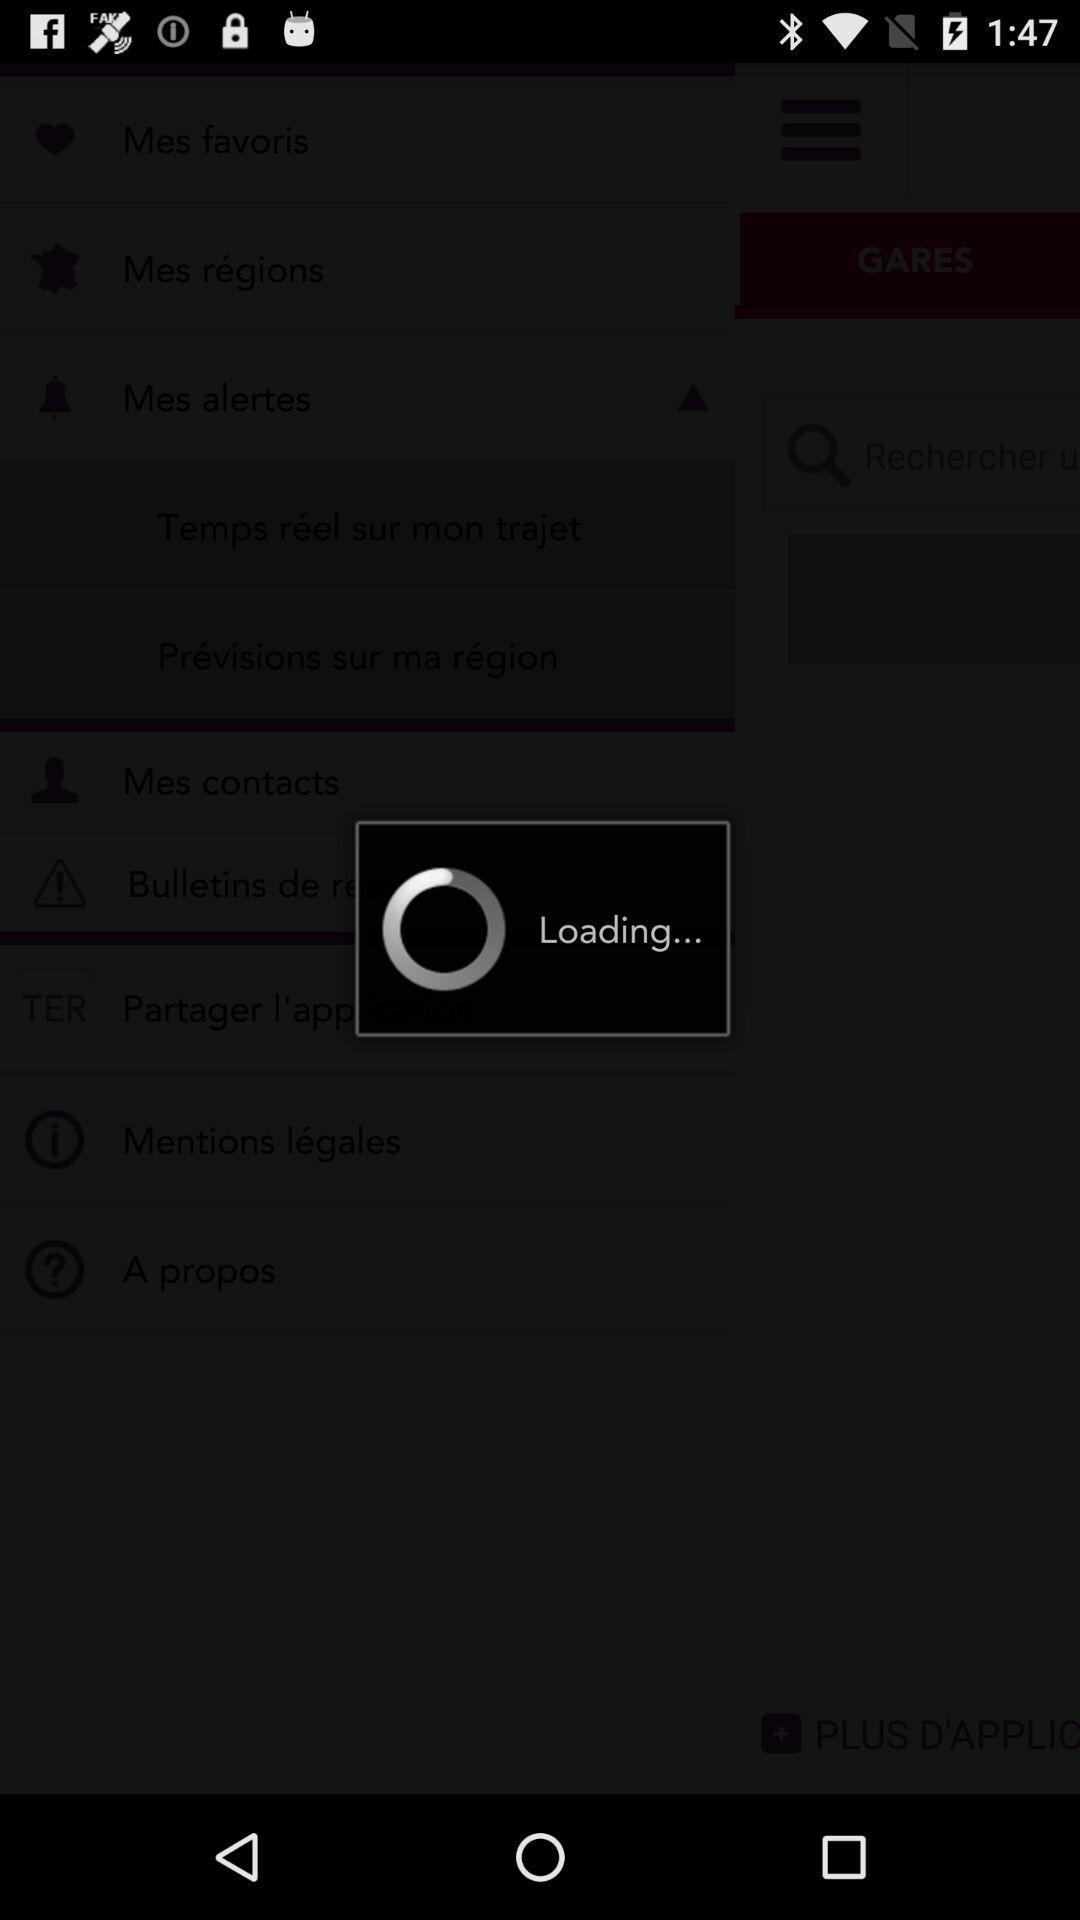  What do you see at coordinates (995, 487) in the screenshot?
I see `the star icon` at bounding box center [995, 487].